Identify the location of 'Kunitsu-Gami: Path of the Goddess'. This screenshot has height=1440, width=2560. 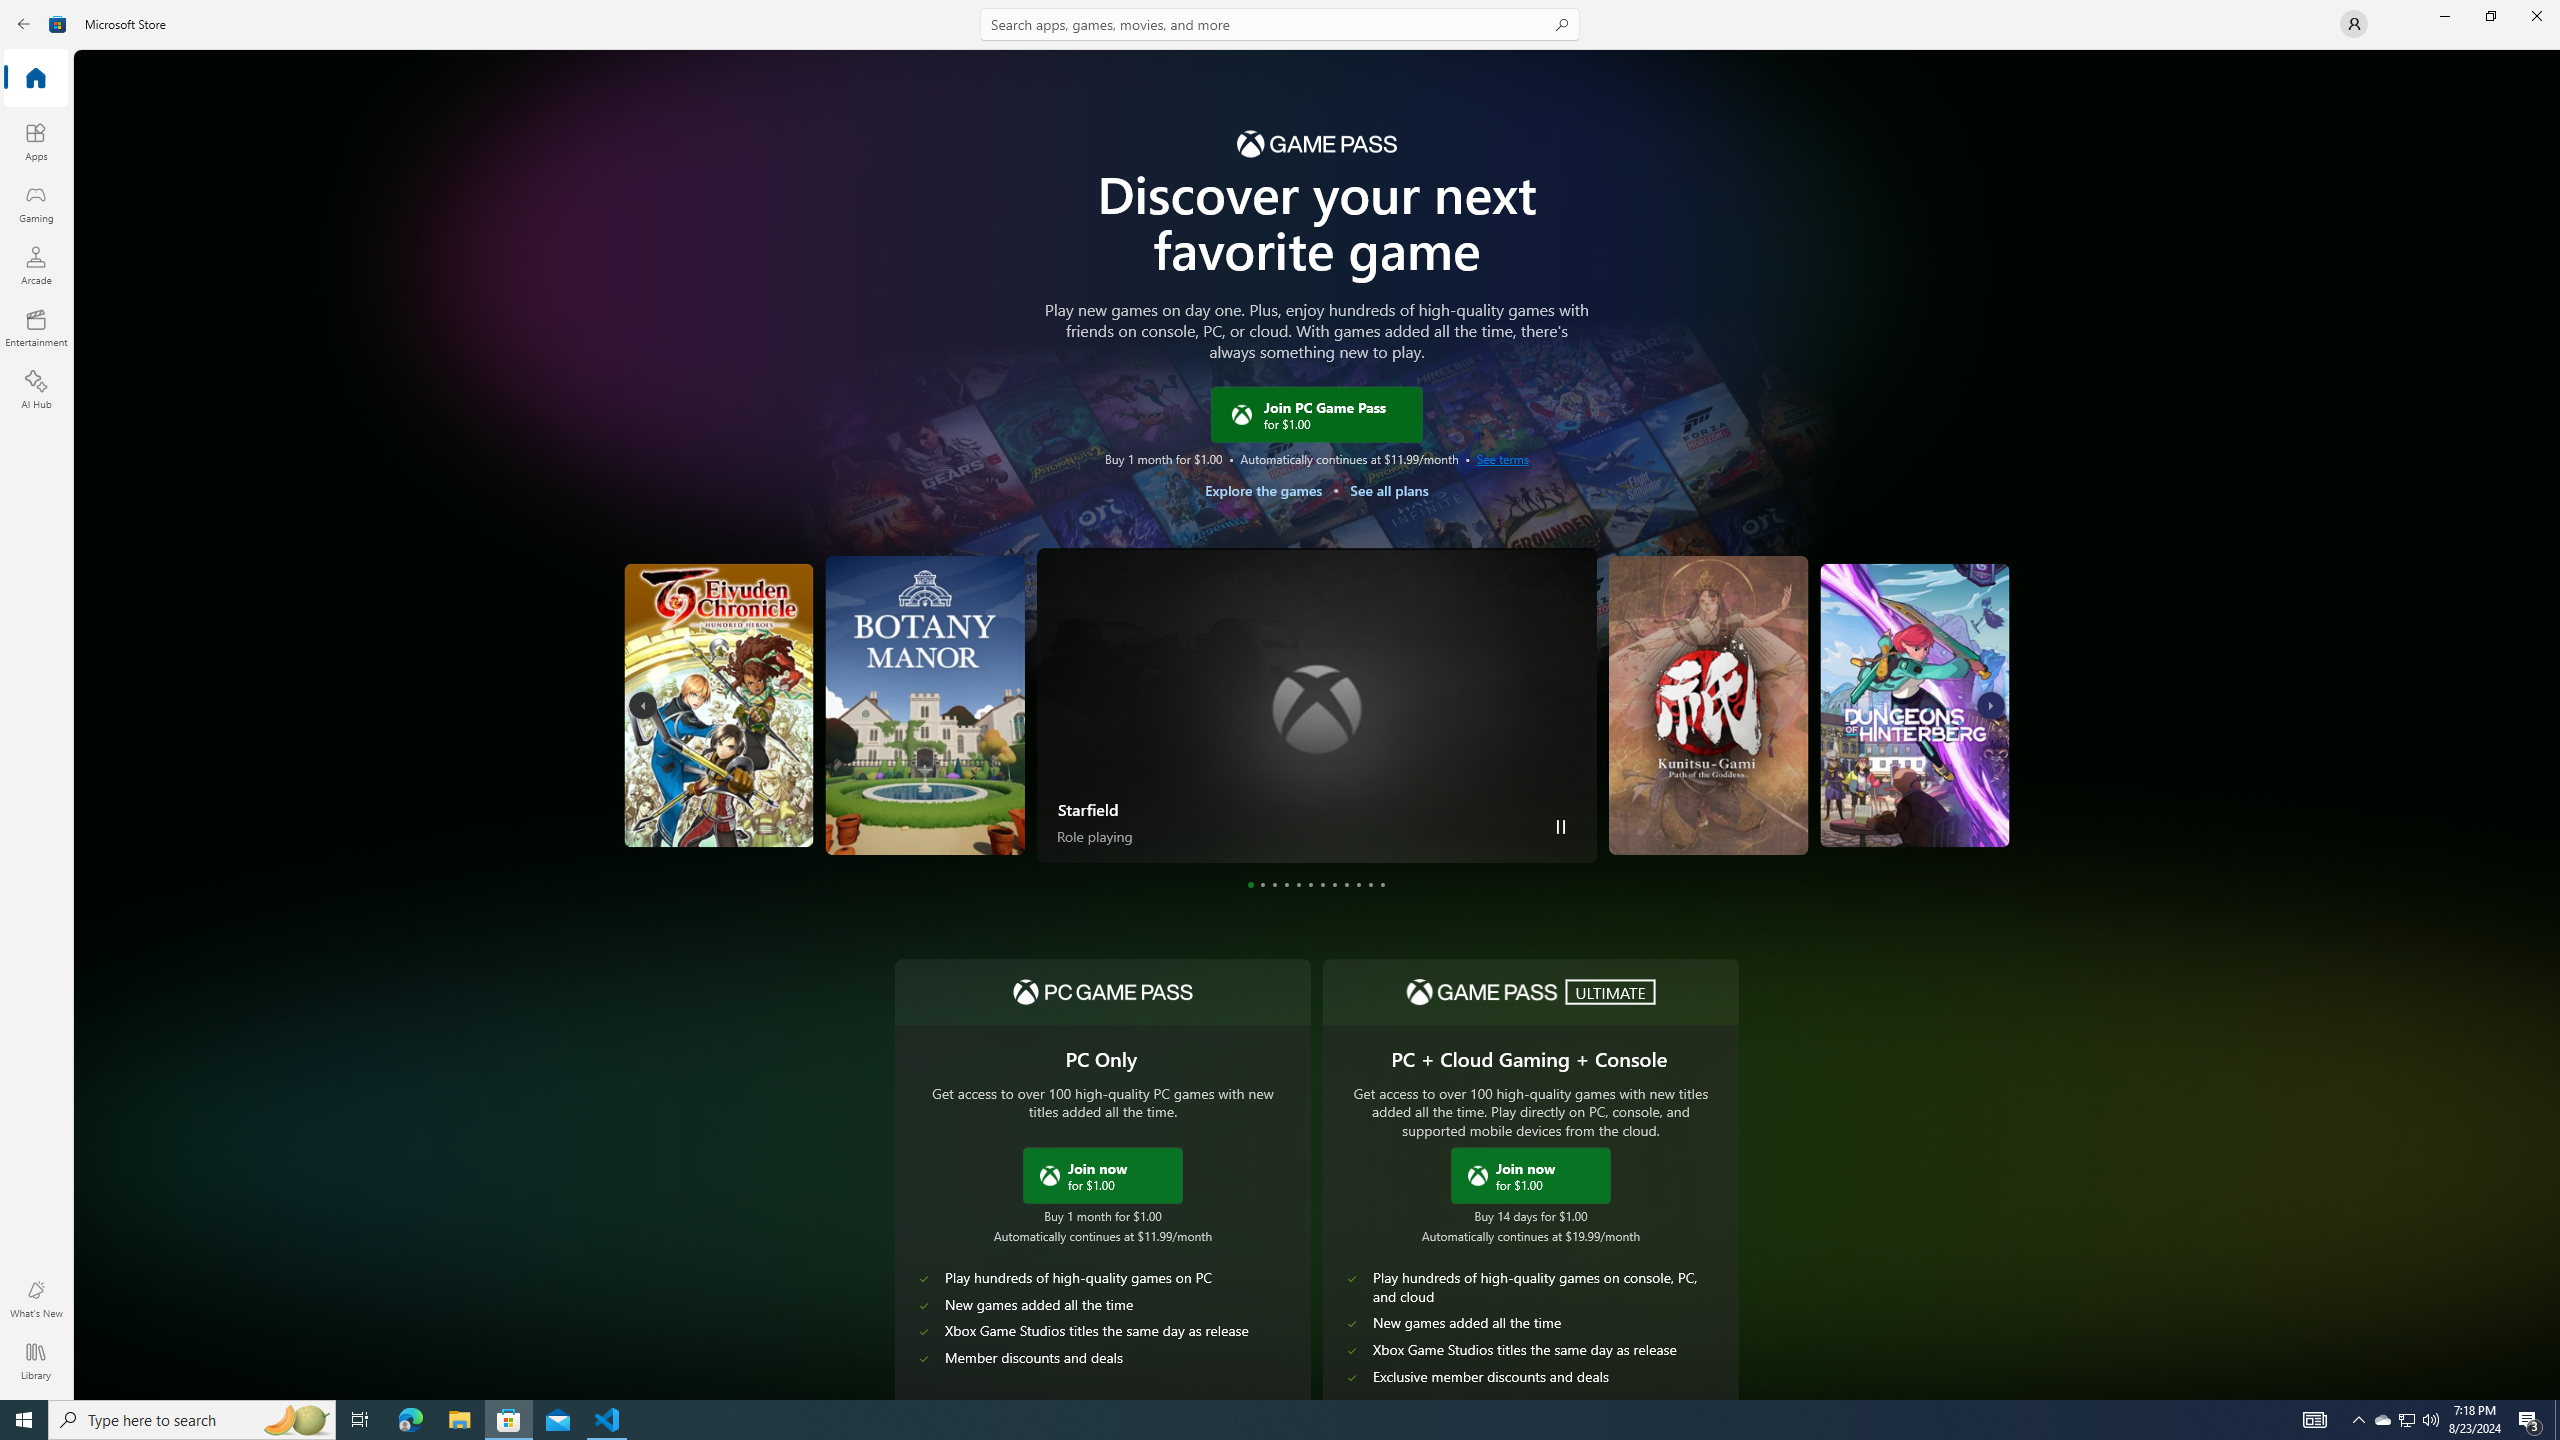
(1712, 704).